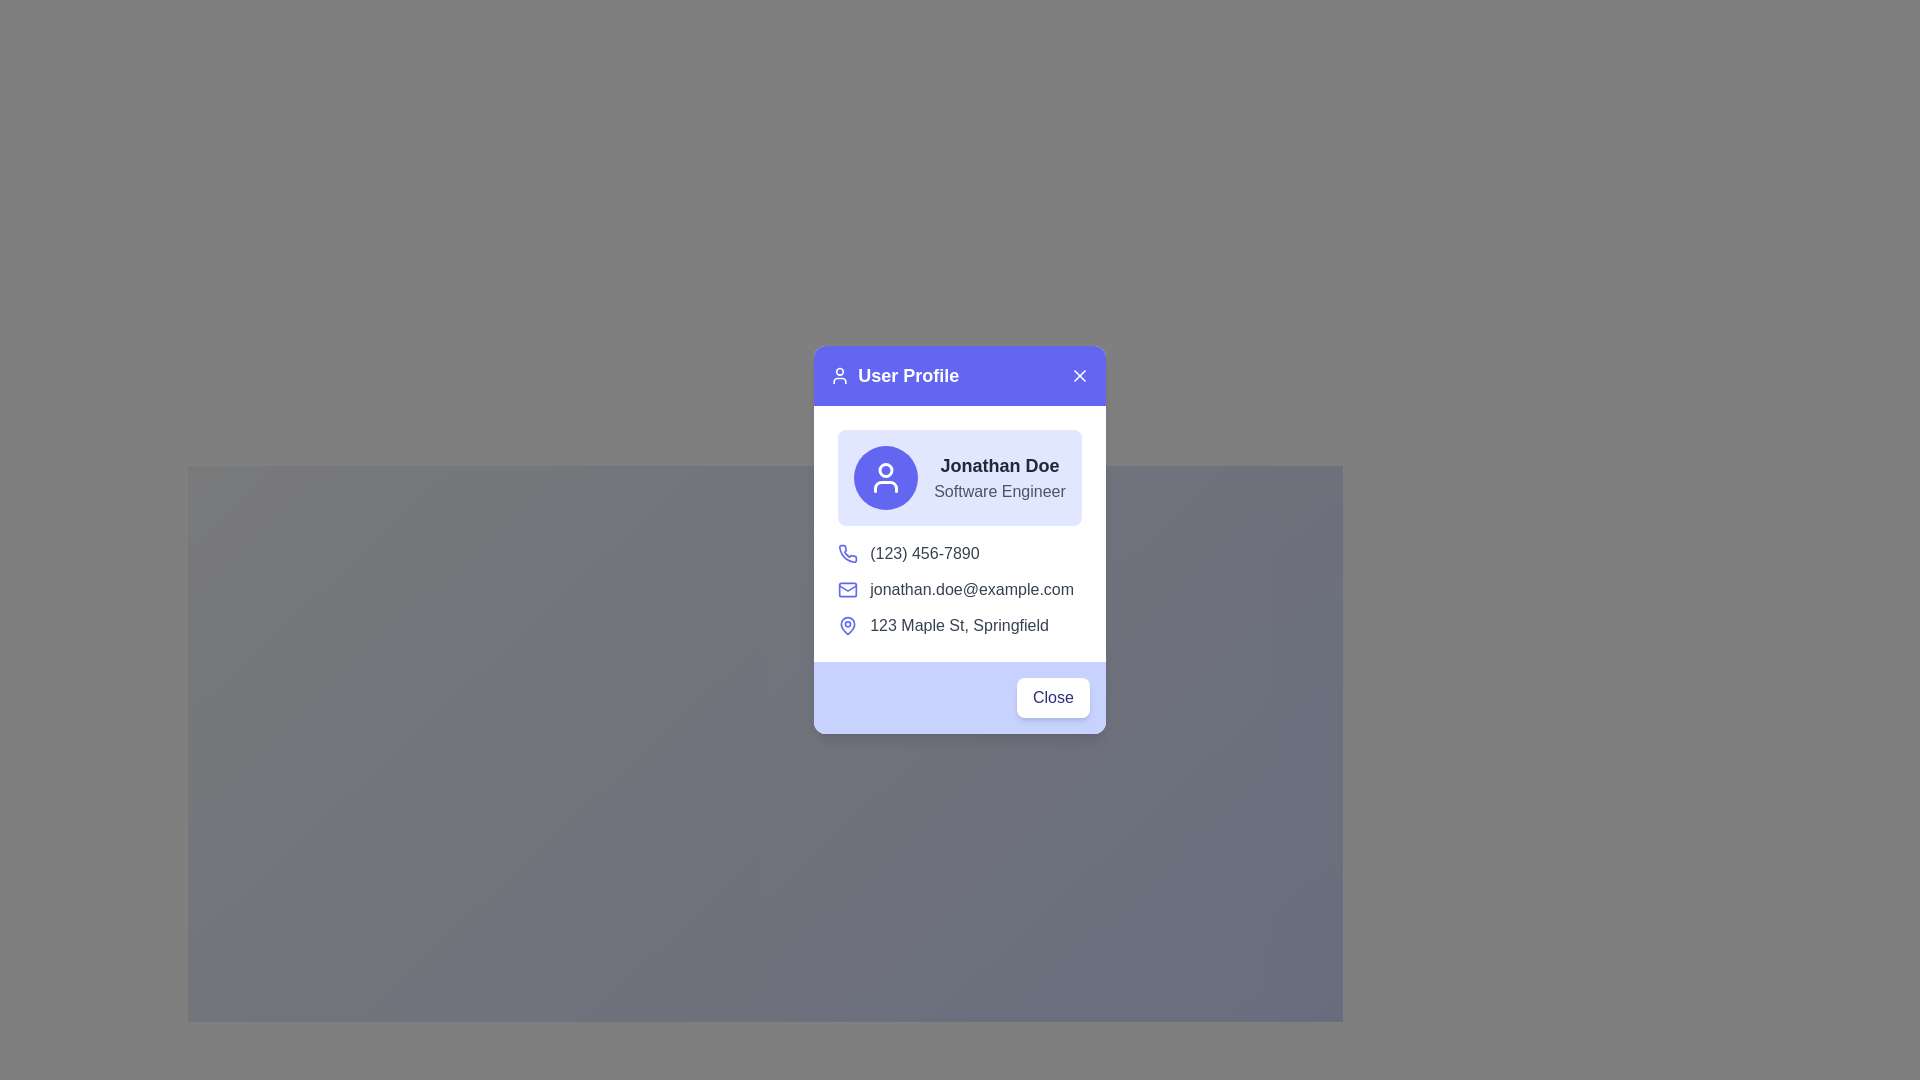 This screenshot has width=1920, height=1080. I want to click on the Text label displaying the address '123 Maple St, Springfield' within the User Profile modal, located between the email address and the 'Close' button, so click(958, 624).